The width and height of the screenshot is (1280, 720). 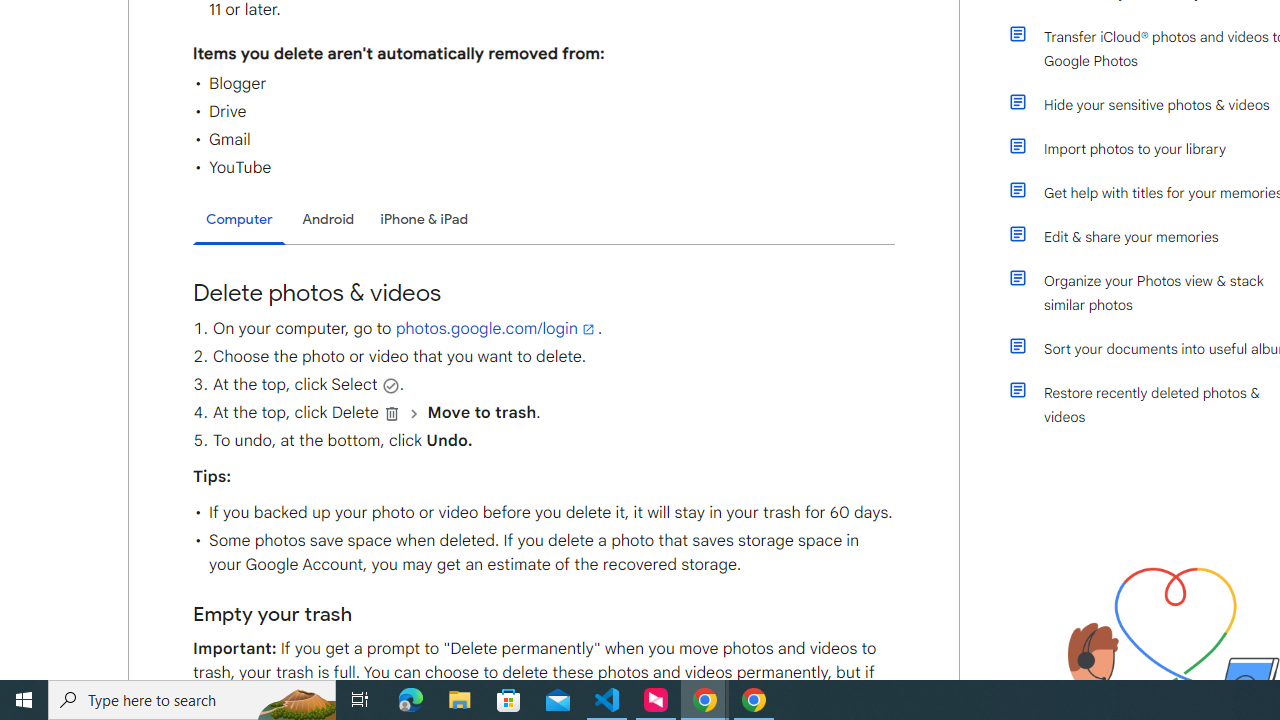 I want to click on 'Select', so click(x=390, y=385).